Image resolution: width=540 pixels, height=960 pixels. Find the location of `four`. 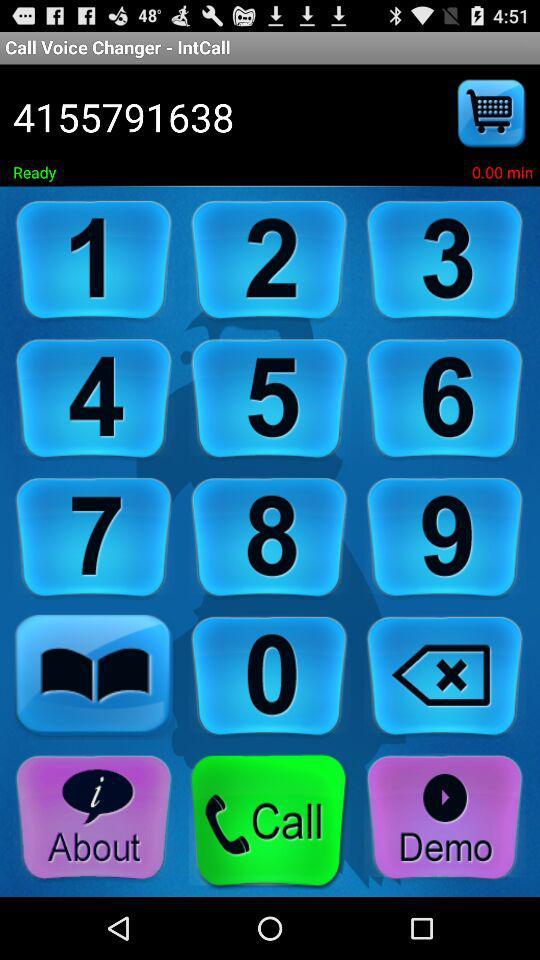

four is located at coordinates (93, 398).